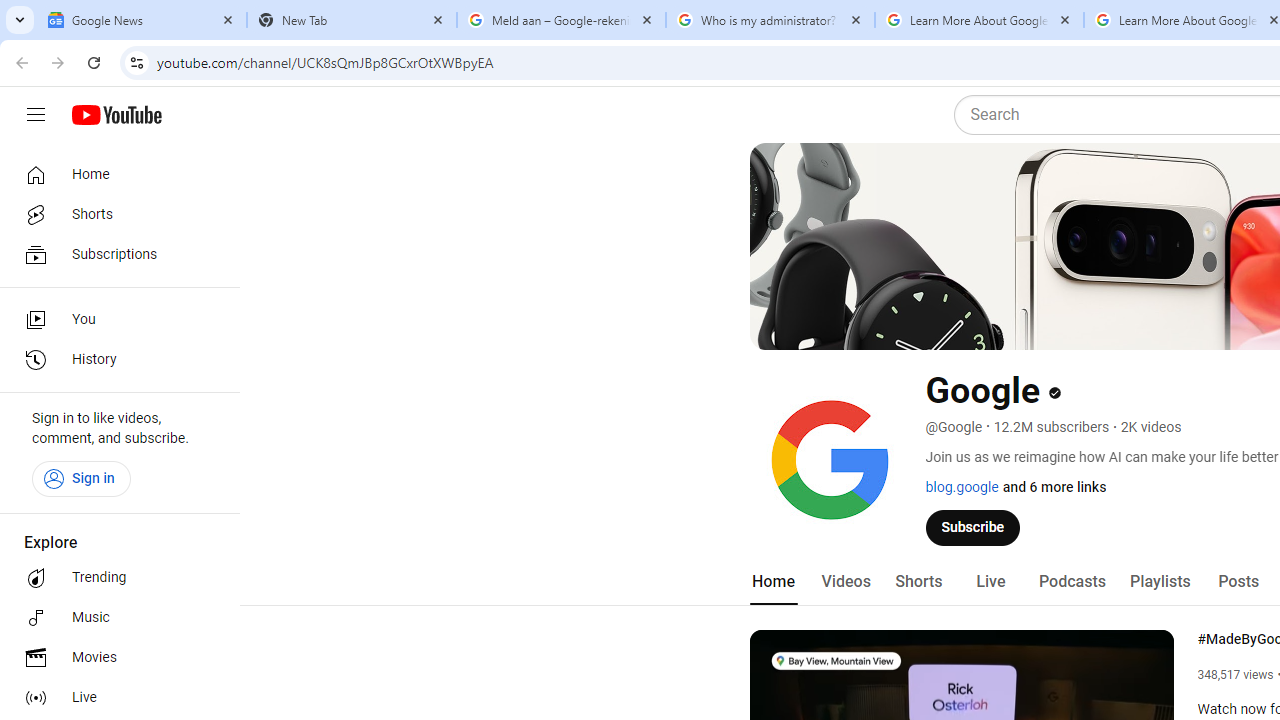  Describe the element at coordinates (112, 658) in the screenshot. I see `'Movies'` at that location.